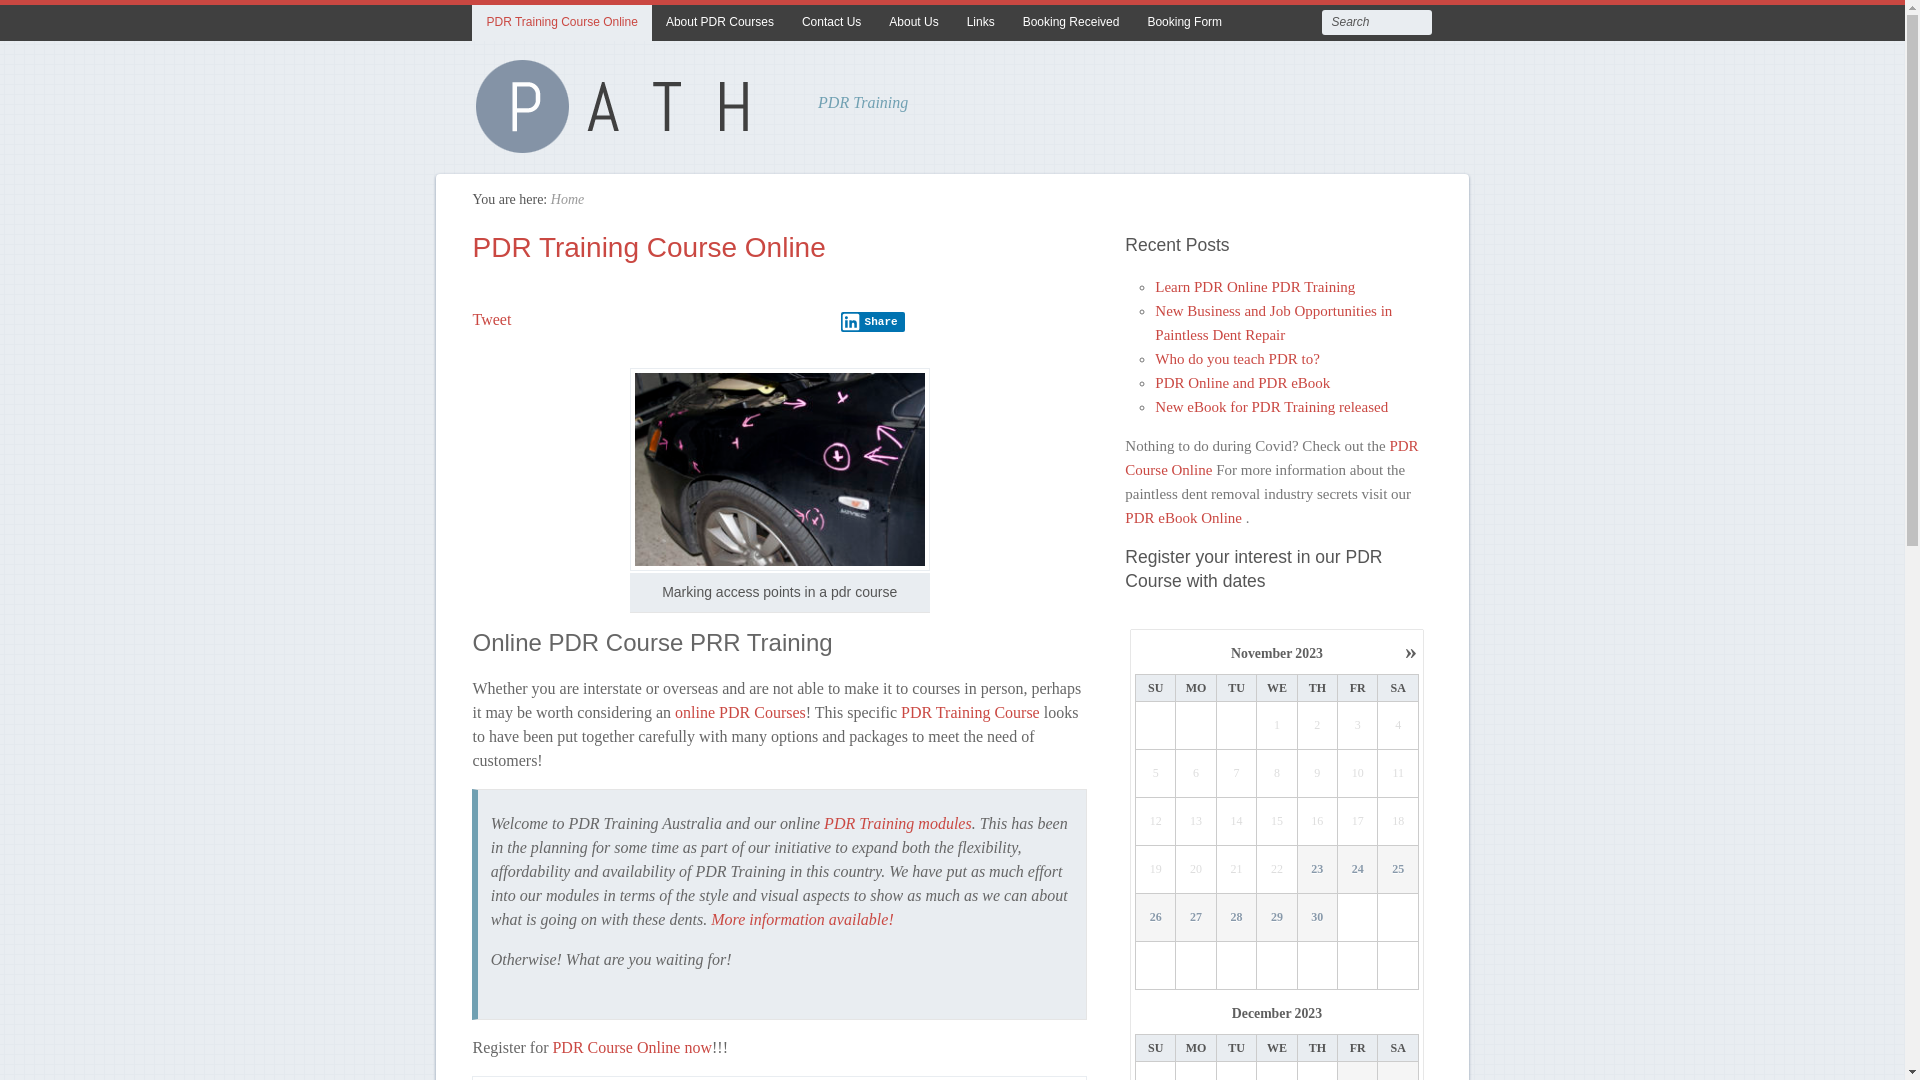 Image resolution: width=1920 pixels, height=1080 pixels. I want to click on 'About PDR Courses', so click(720, 23).